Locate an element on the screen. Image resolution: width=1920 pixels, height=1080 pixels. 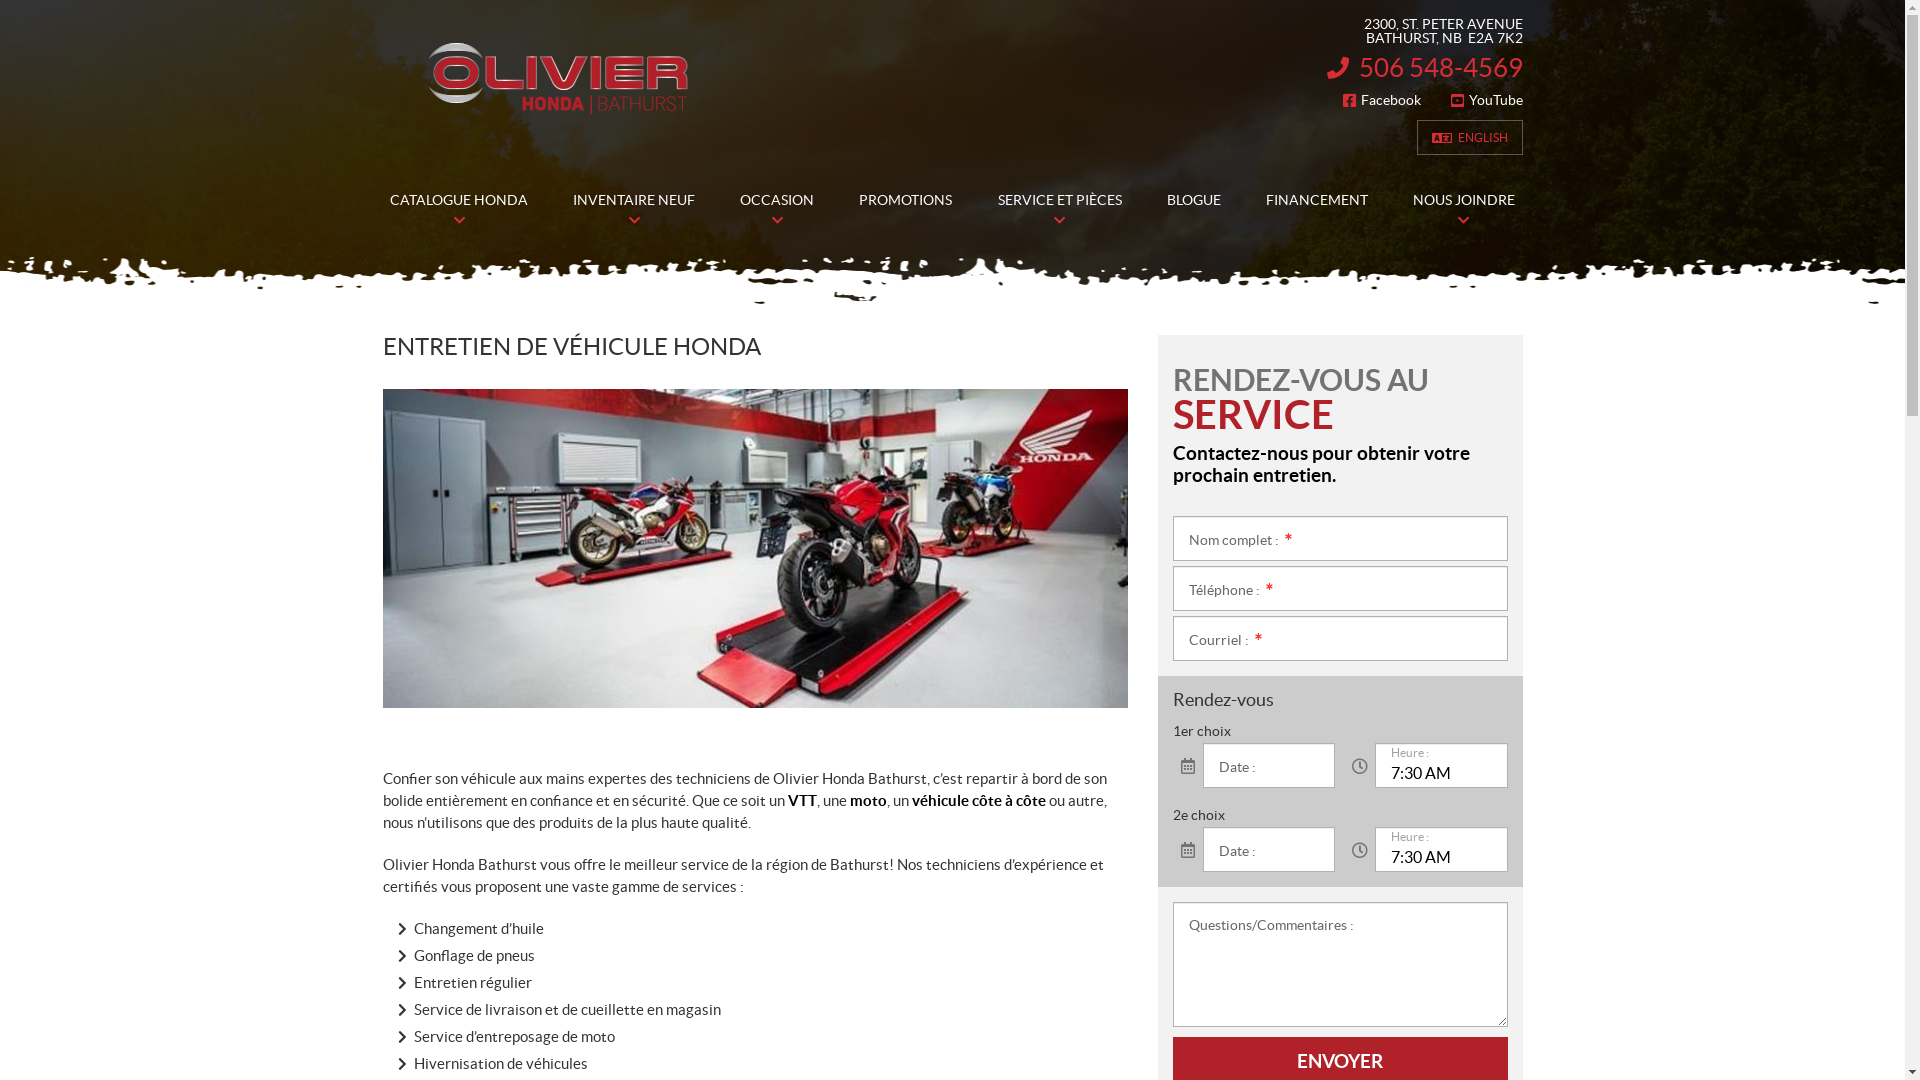
'506 548-4569' is located at coordinates (1423, 66).